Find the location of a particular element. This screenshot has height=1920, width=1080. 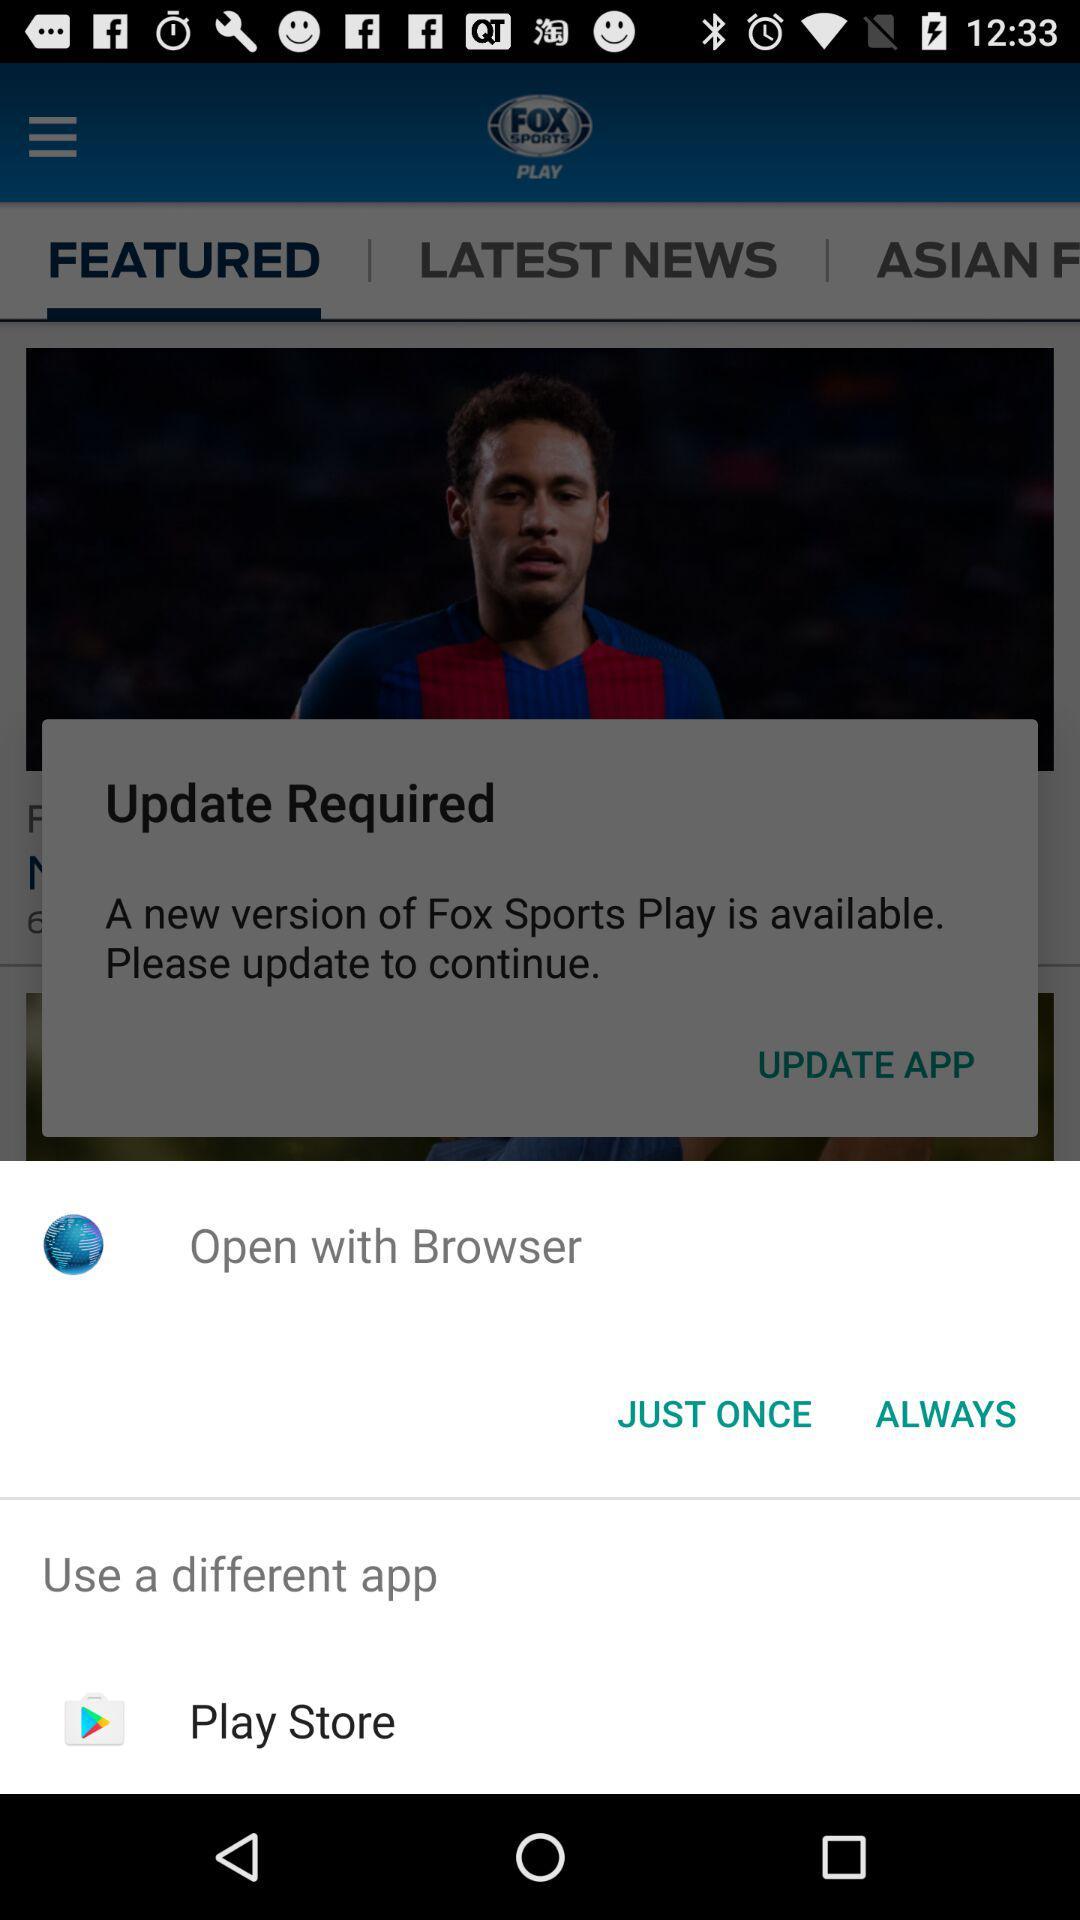

app below the open with browser is located at coordinates (945, 1411).